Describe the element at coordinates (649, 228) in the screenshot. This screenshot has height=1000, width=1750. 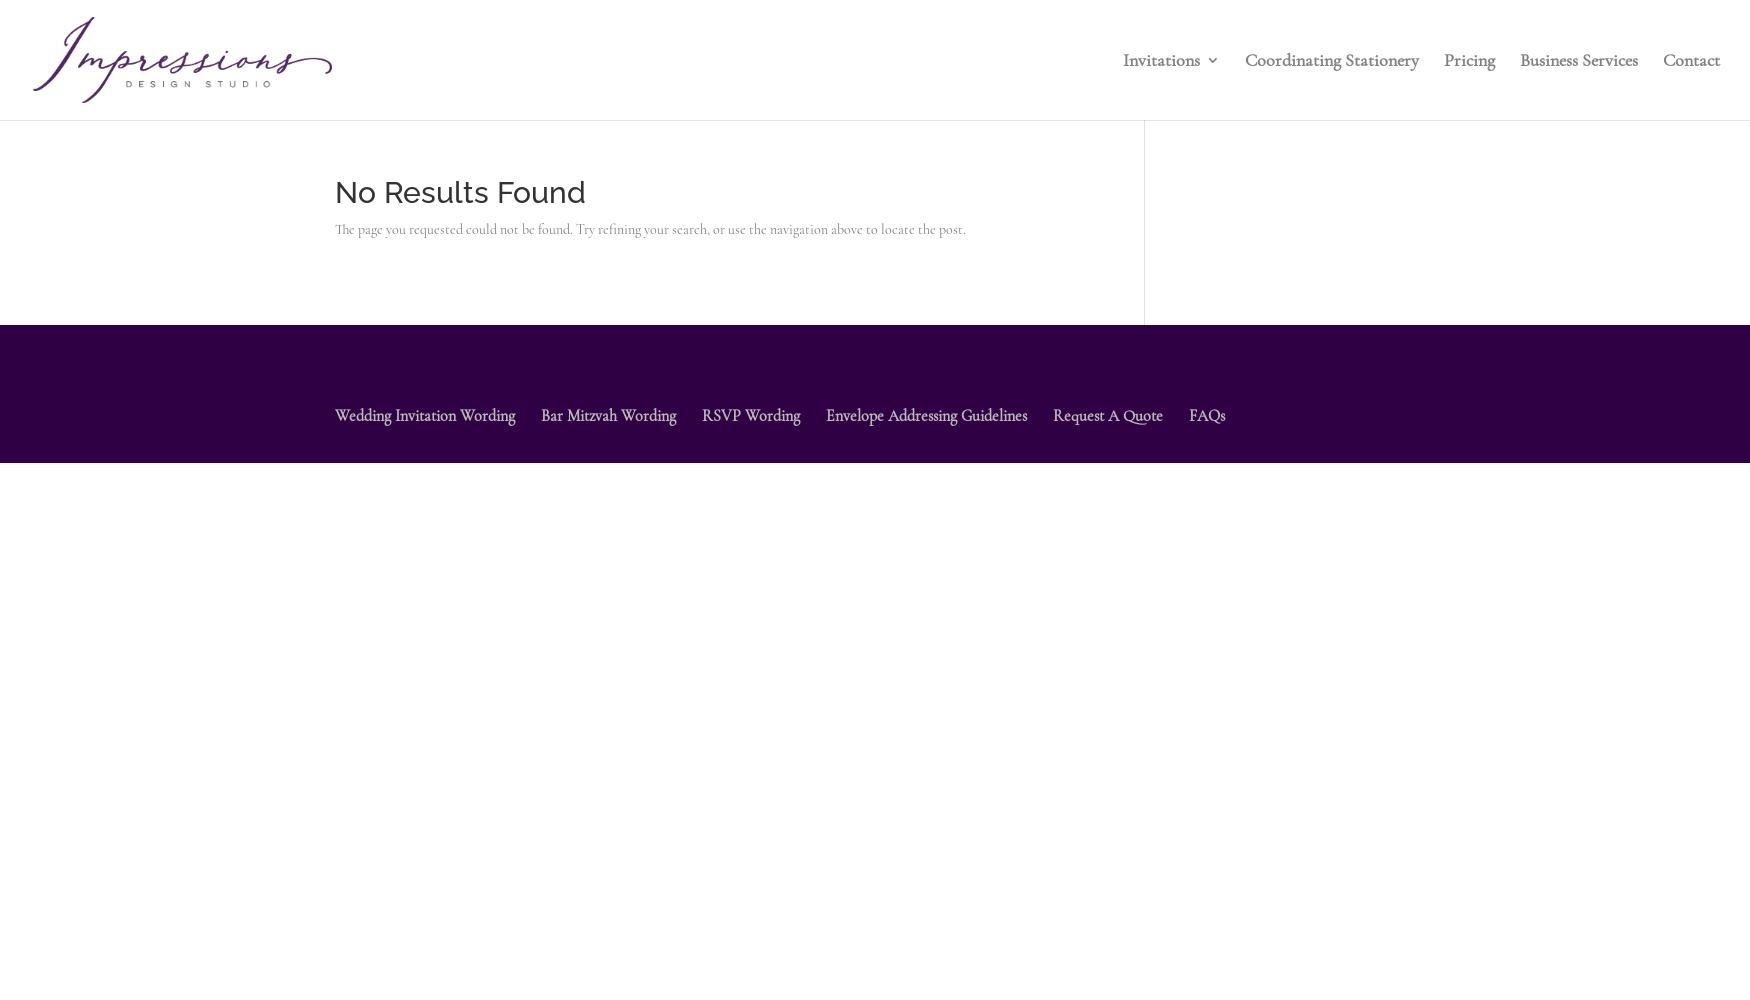
I see `'The page you requested could not be found. Try refining your search, or use the navigation above to locate the post.'` at that location.